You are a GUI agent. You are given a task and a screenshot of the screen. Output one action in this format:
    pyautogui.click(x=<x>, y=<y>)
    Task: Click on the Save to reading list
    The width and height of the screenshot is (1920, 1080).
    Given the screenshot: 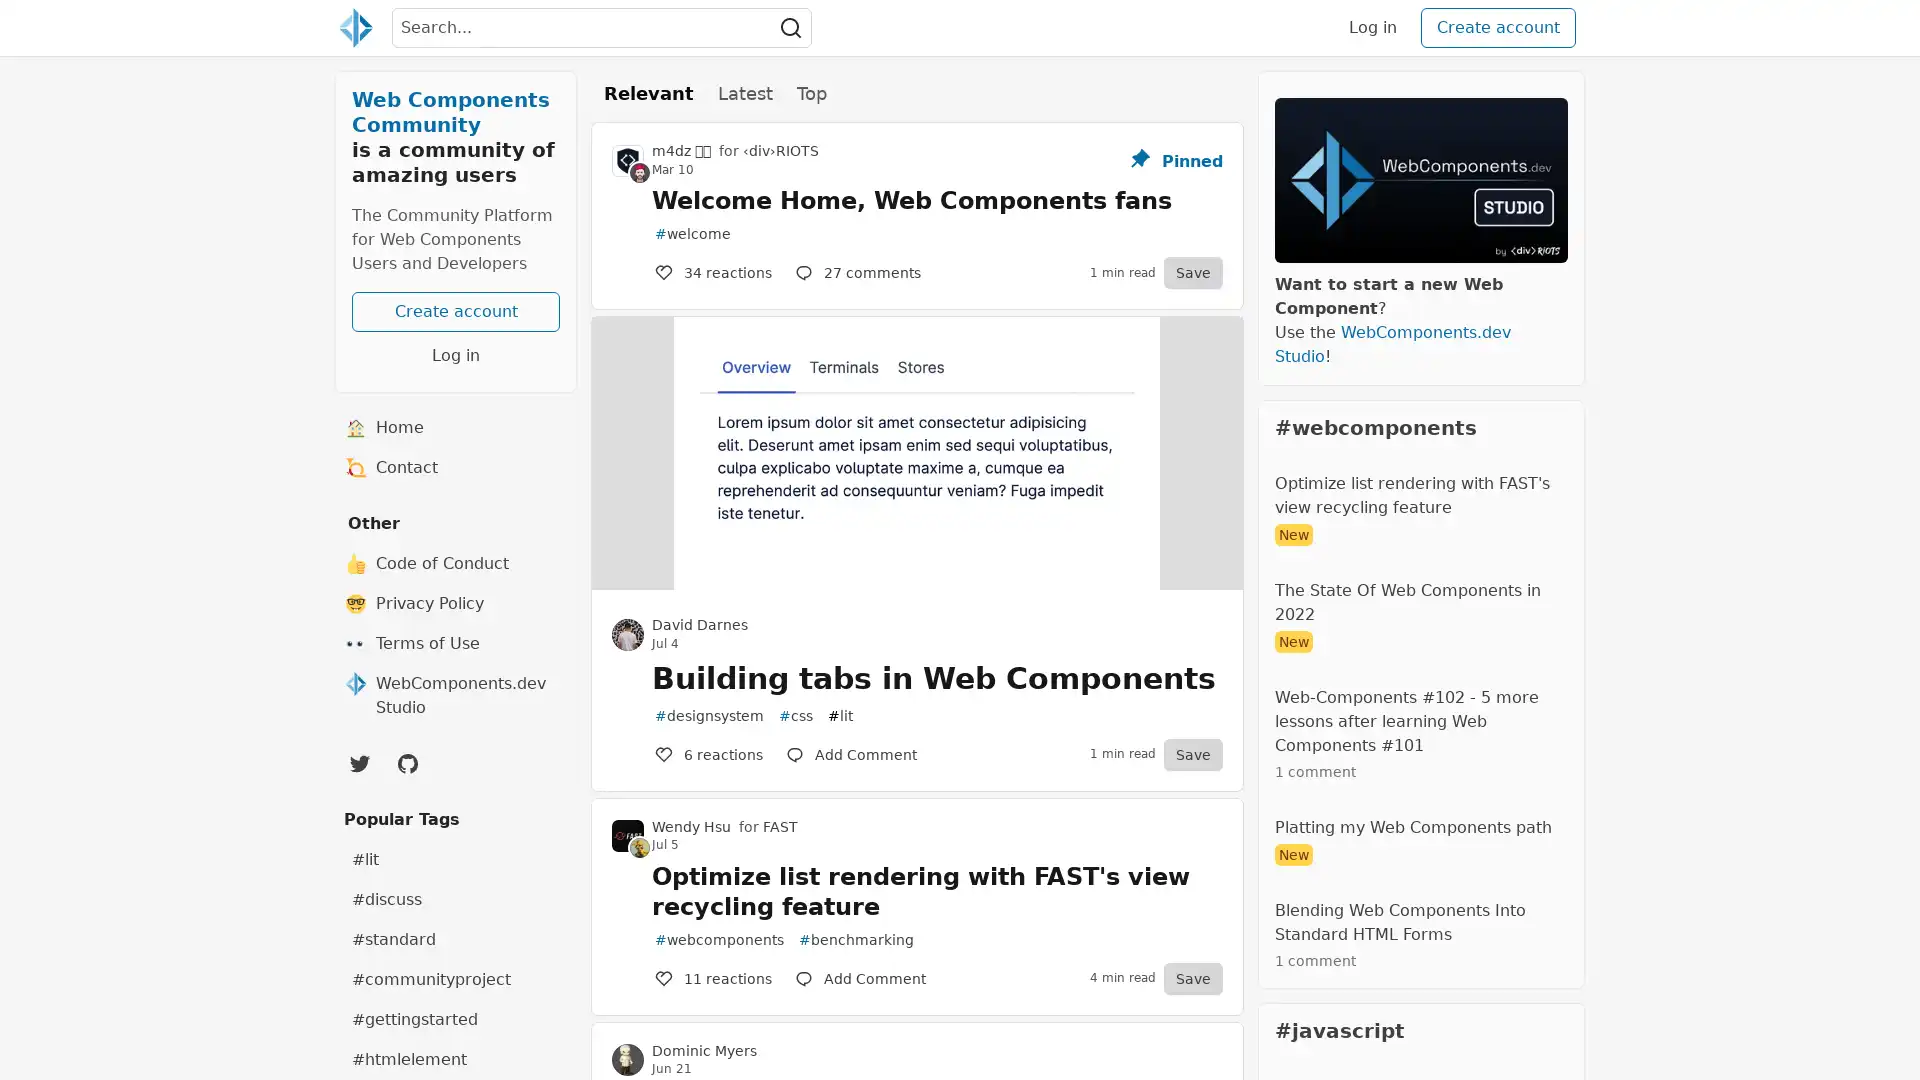 What is the action you would take?
    pyautogui.click(x=1192, y=273)
    